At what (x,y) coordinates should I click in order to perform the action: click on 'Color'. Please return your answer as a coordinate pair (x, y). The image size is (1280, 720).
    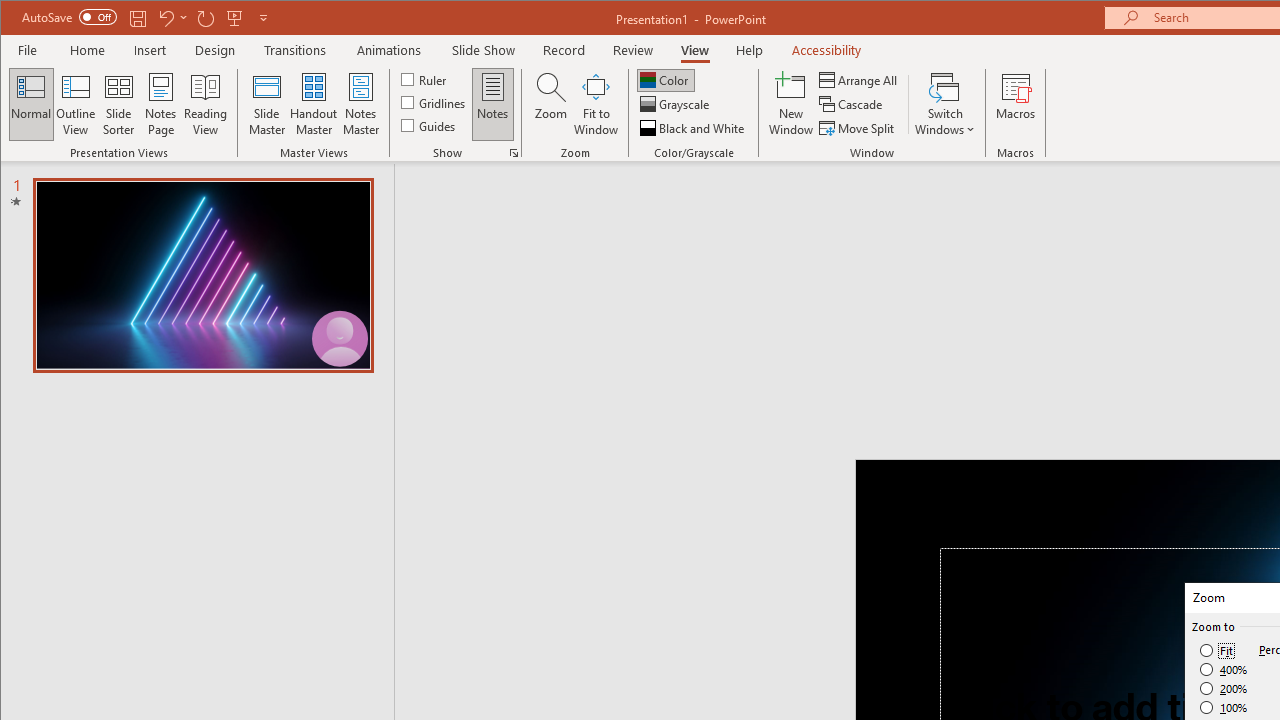
    Looking at the image, I should click on (666, 79).